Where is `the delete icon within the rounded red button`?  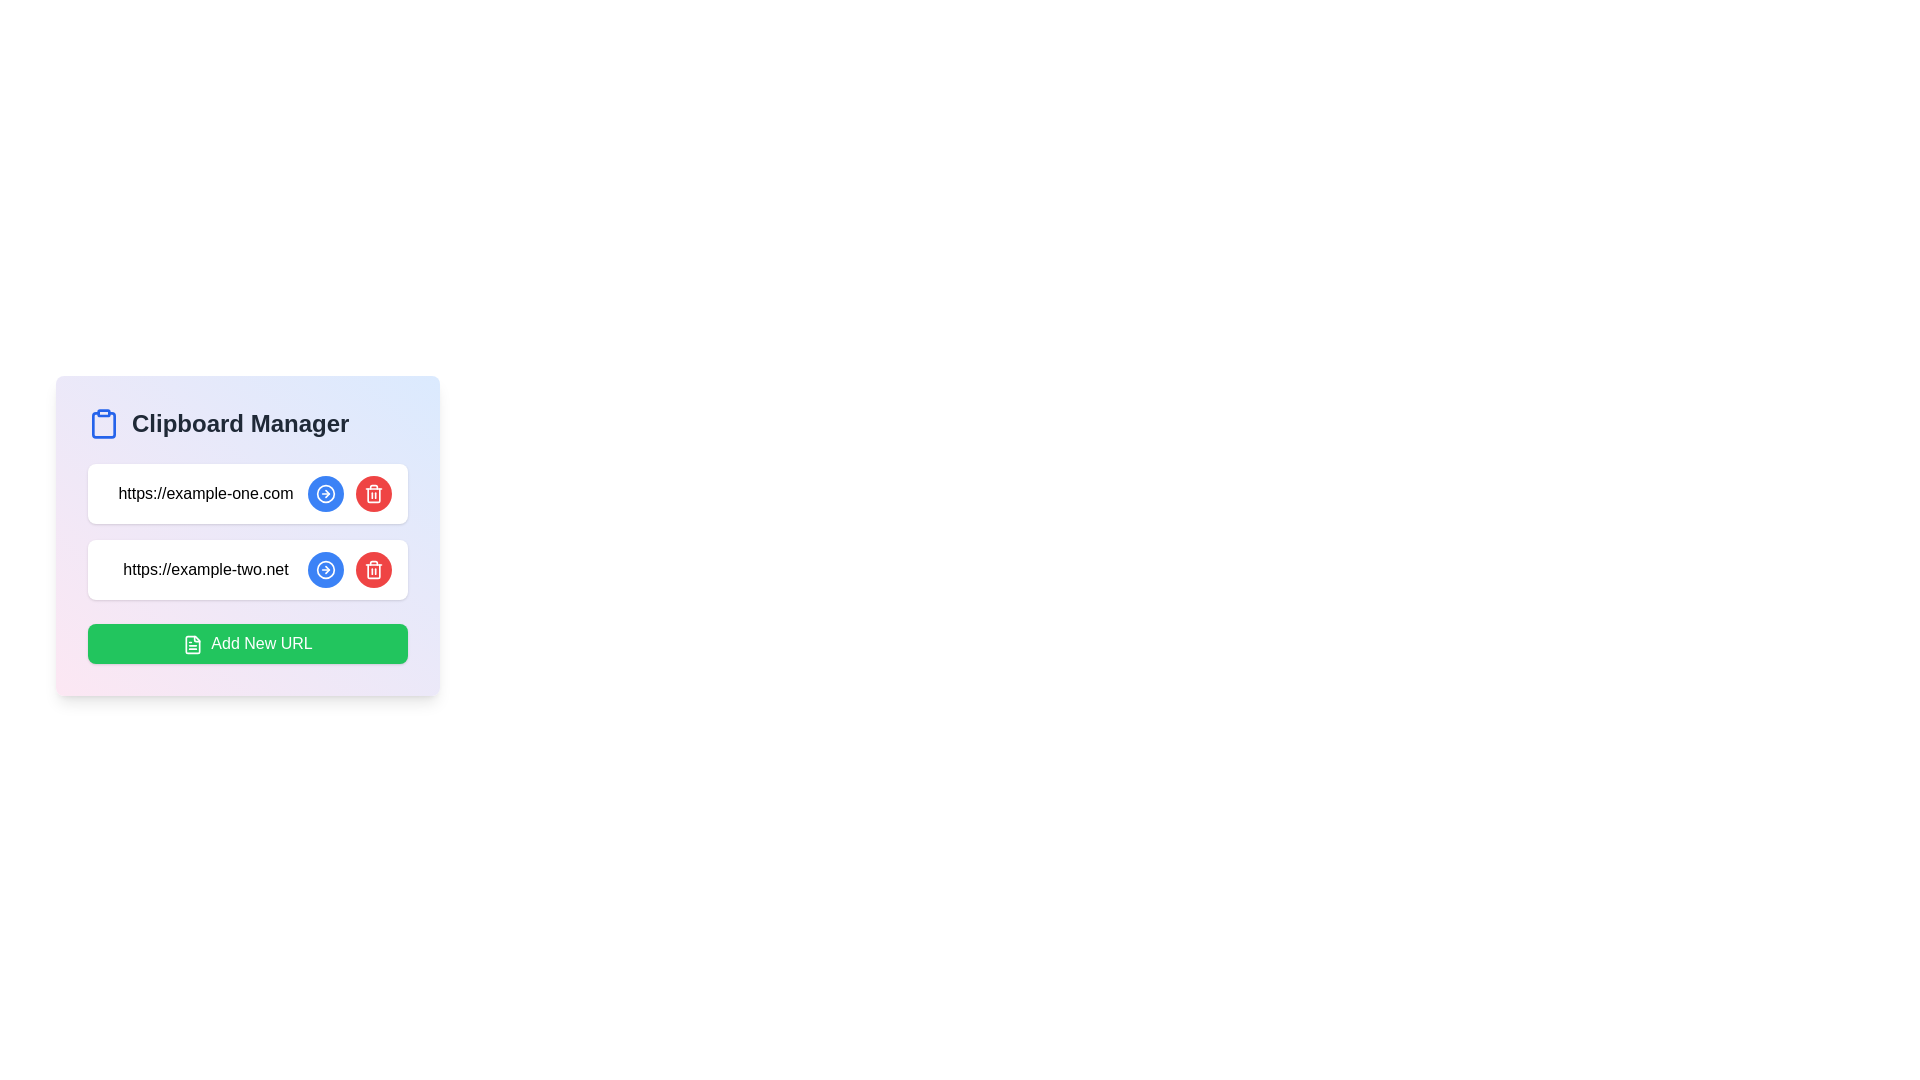
the delete icon within the rounded red button is located at coordinates (374, 493).